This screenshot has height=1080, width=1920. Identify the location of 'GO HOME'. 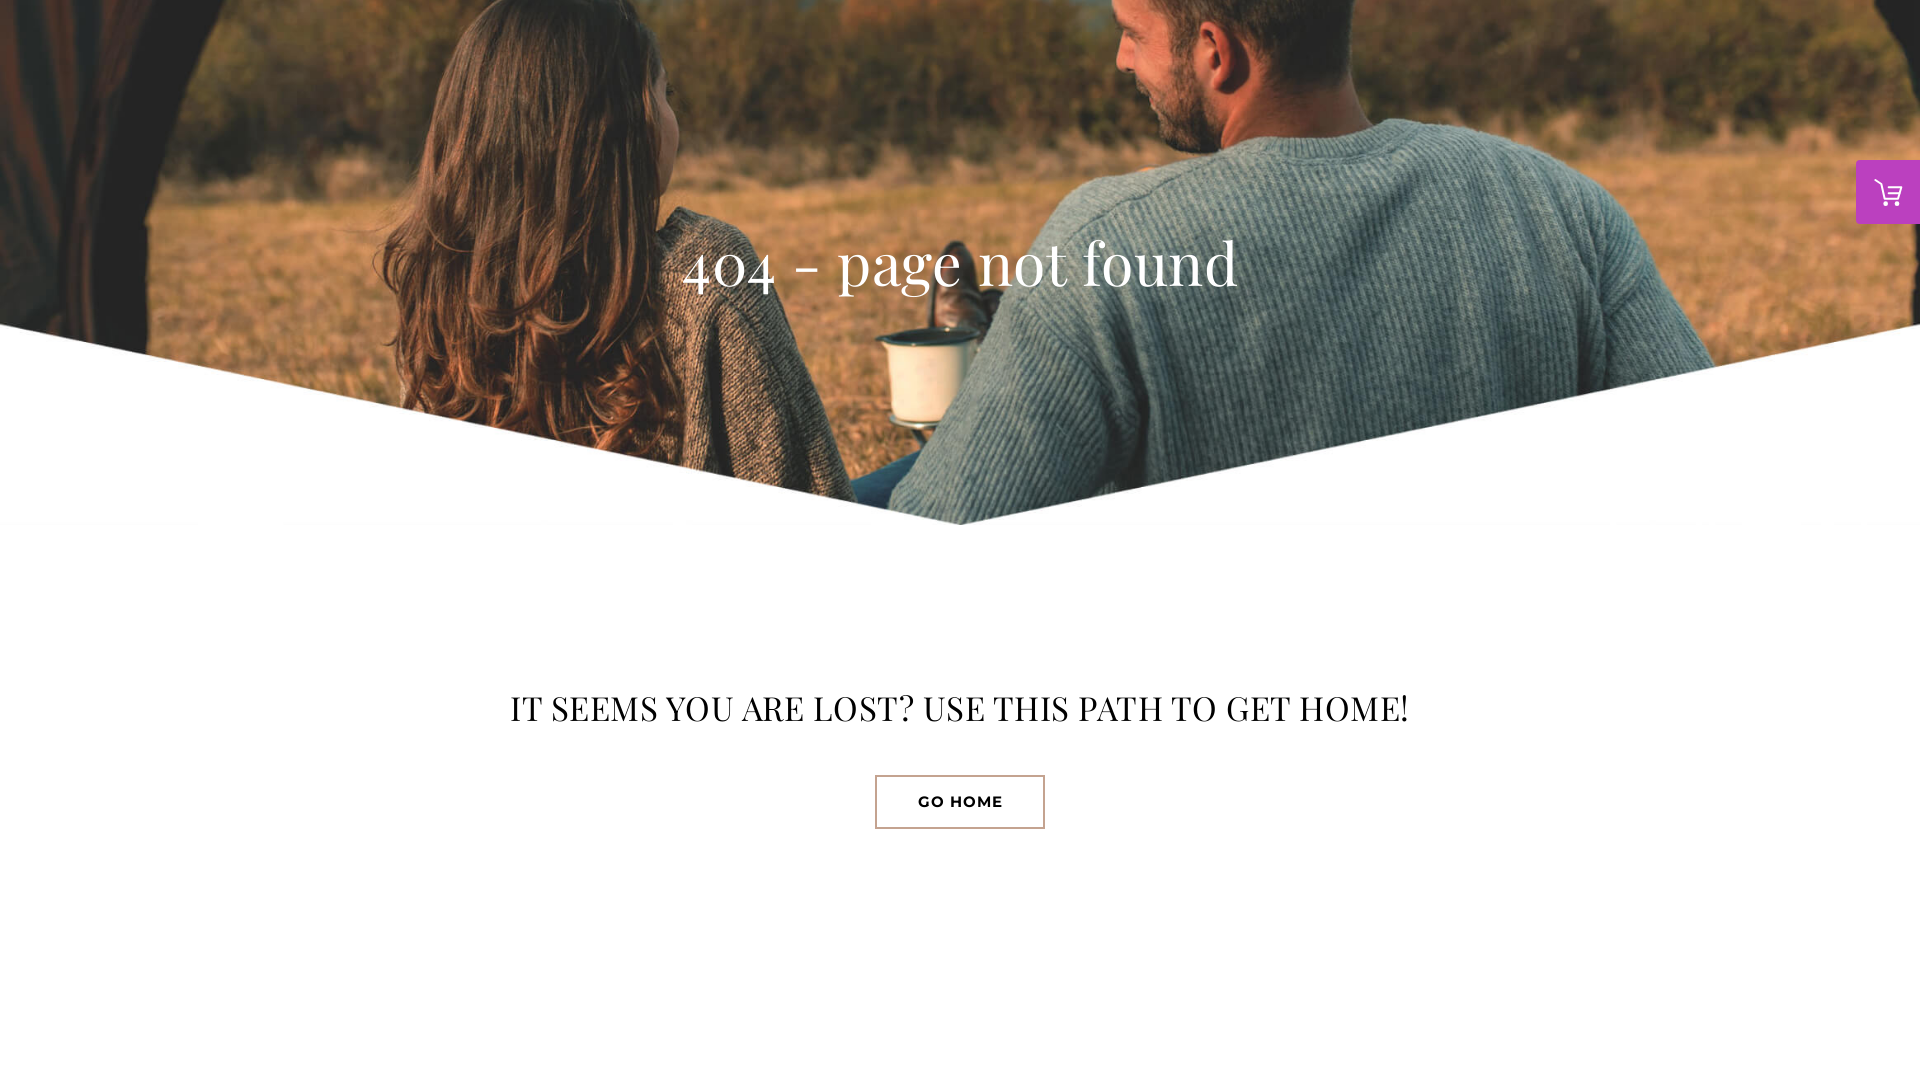
(960, 801).